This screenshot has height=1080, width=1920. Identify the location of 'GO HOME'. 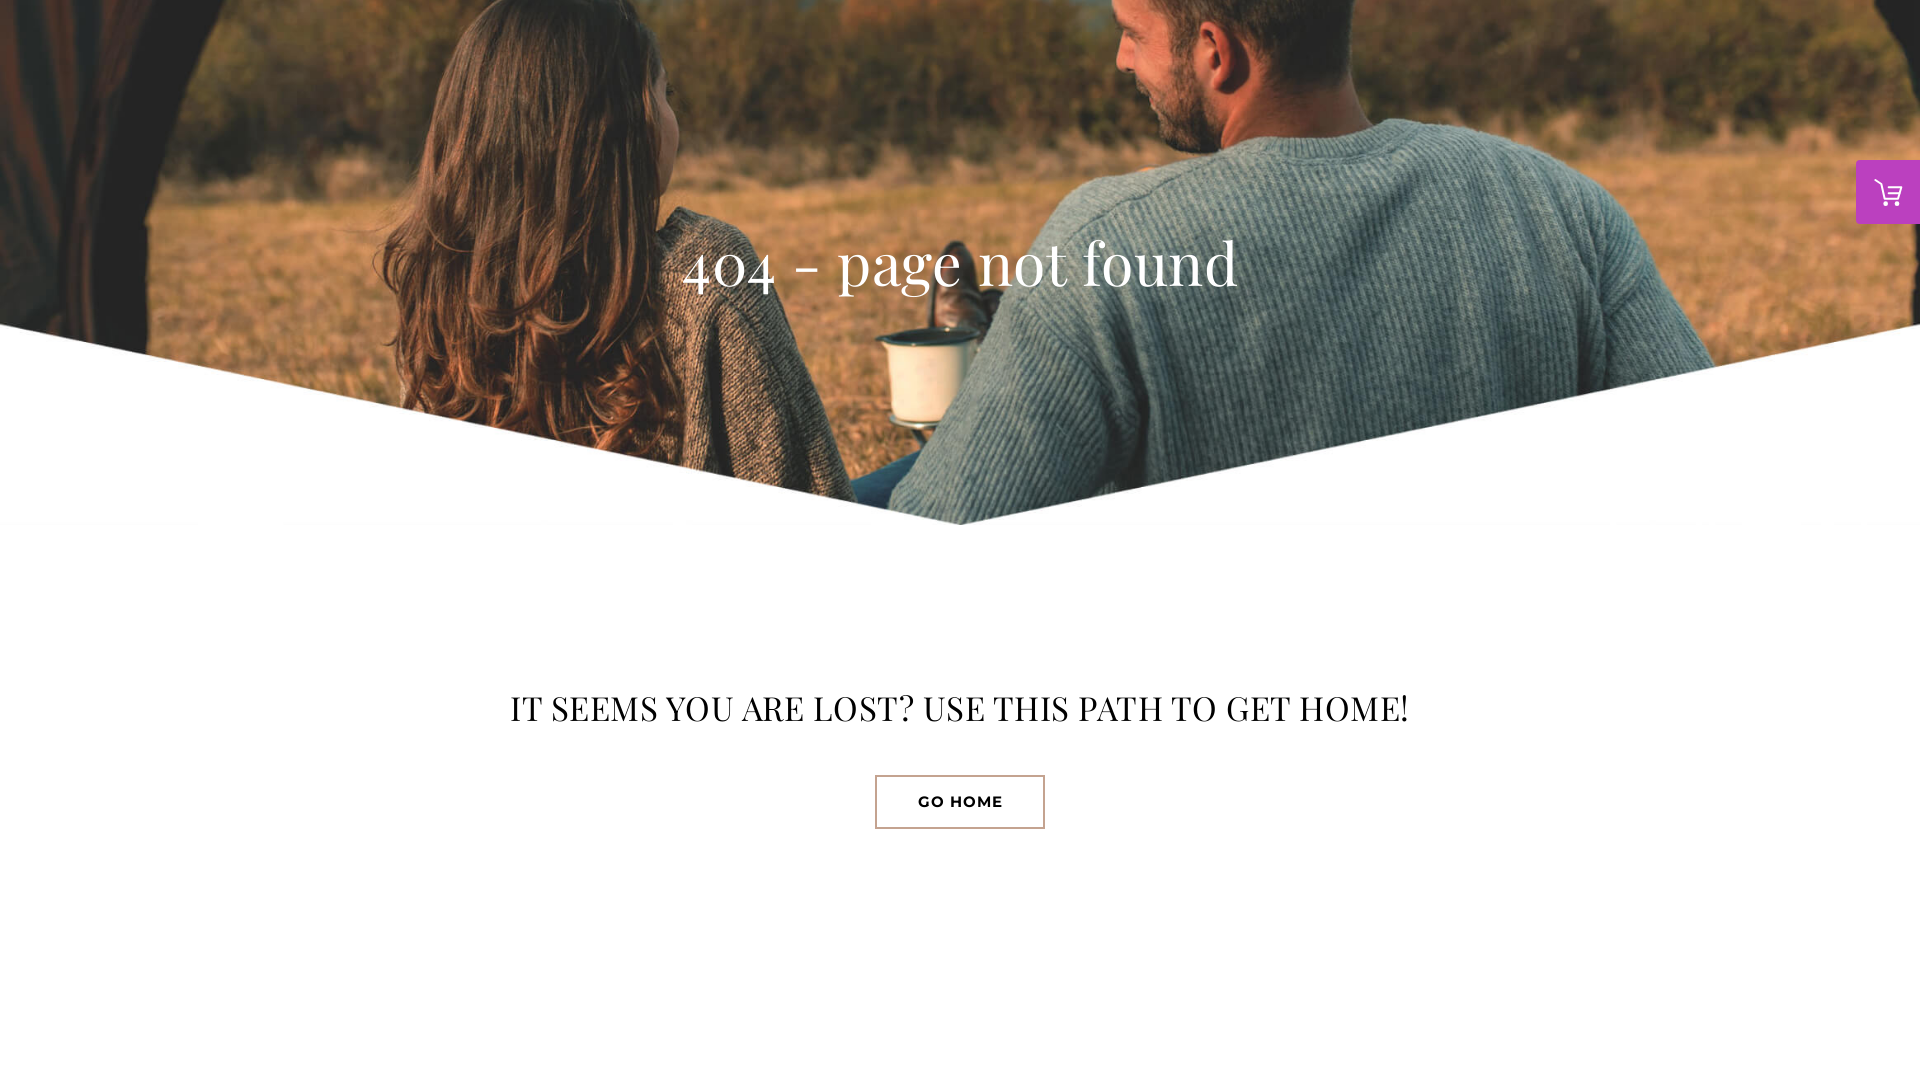
(960, 801).